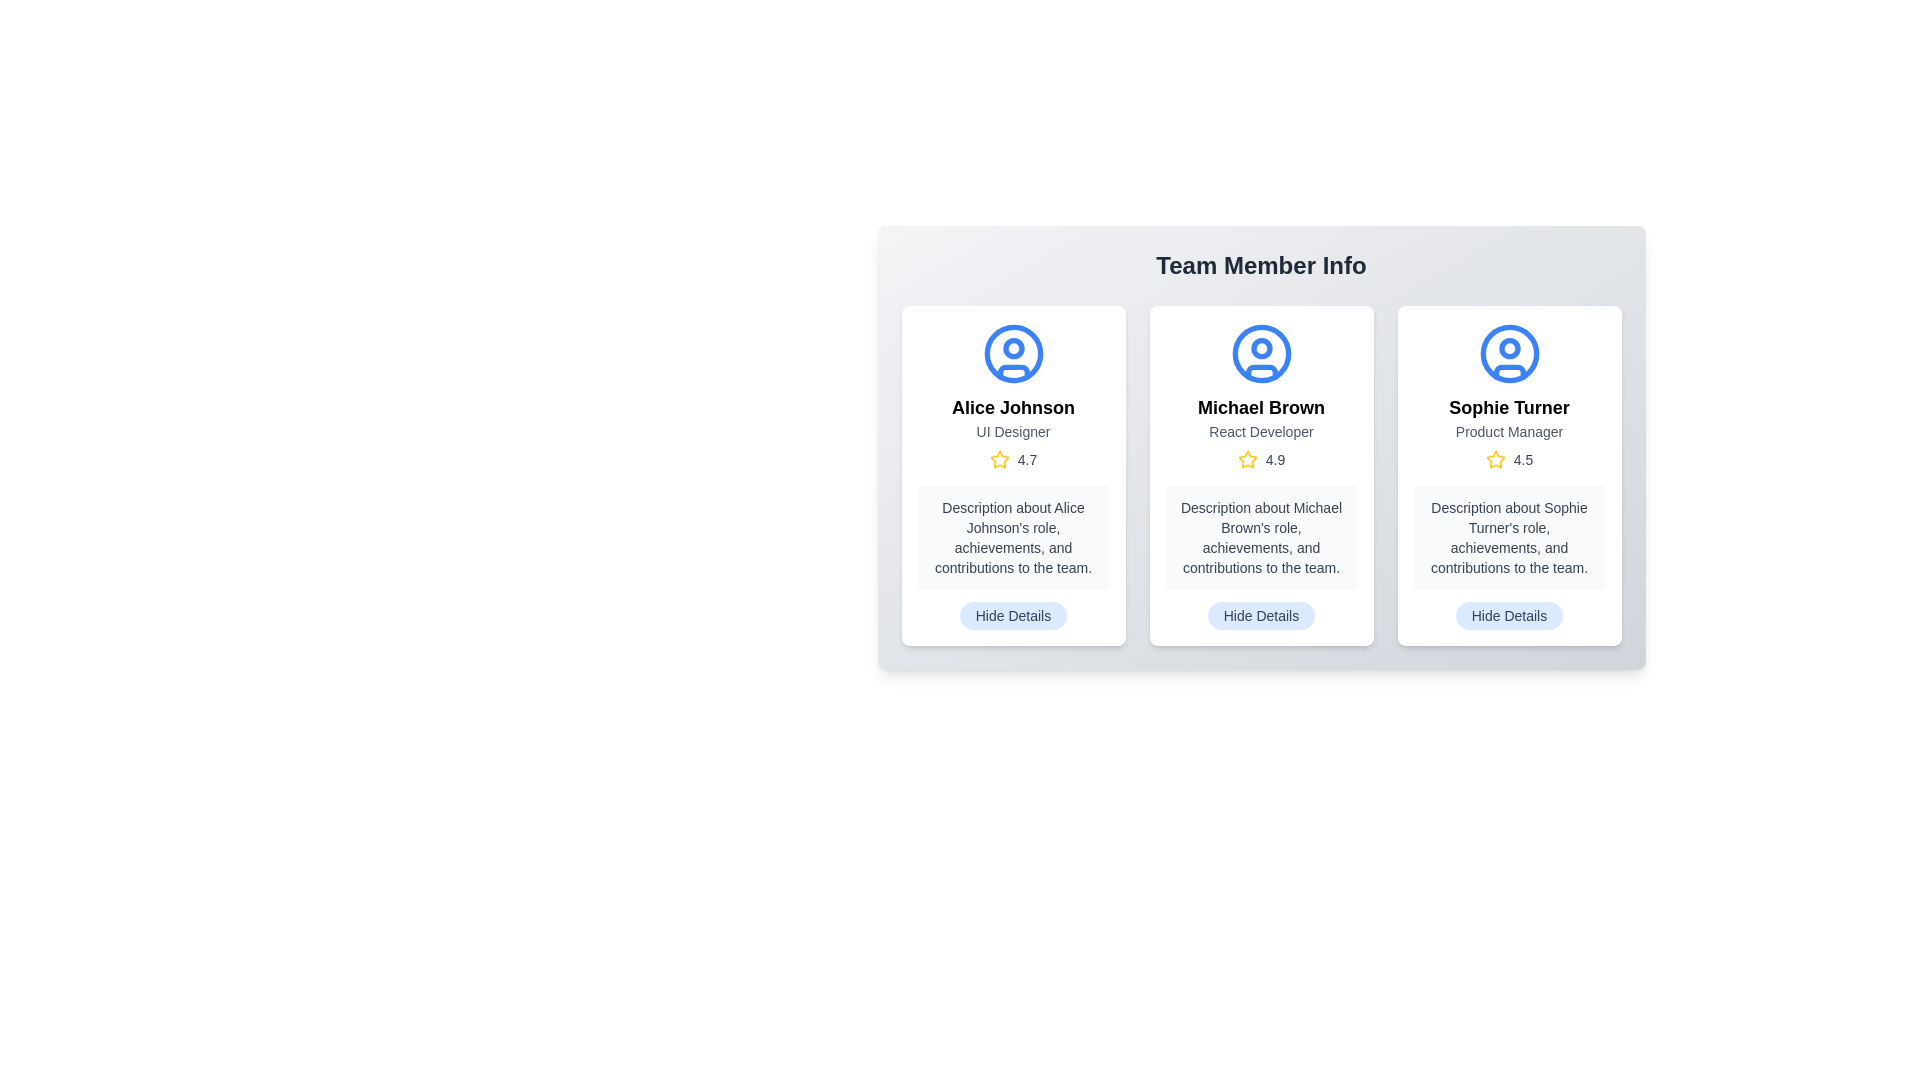 The width and height of the screenshot is (1920, 1080). What do you see at coordinates (1013, 459) in the screenshot?
I see `rating text '4.7' and interpret the graphical star representation of the rating display for 'Alice Johnson'` at bounding box center [1013, 459].